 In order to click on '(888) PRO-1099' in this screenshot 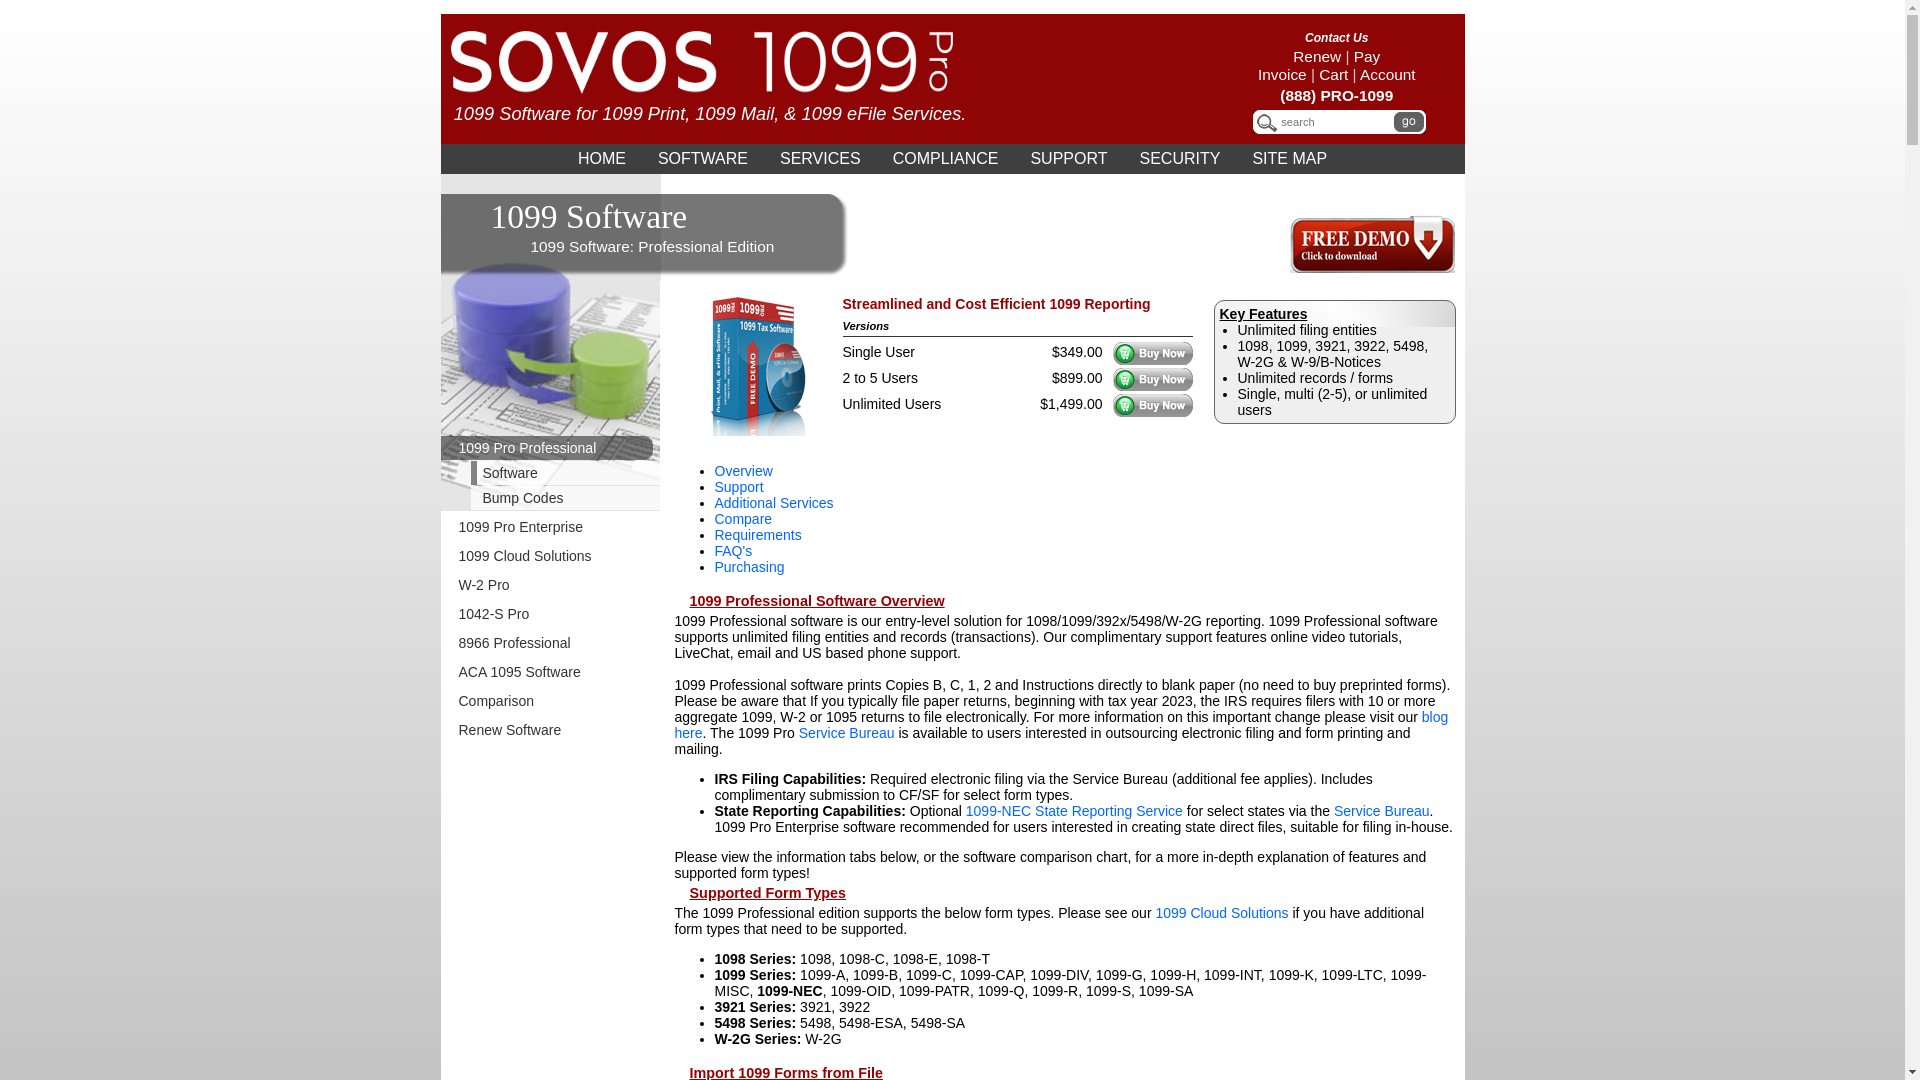, I will do `click(1336, 95)`.